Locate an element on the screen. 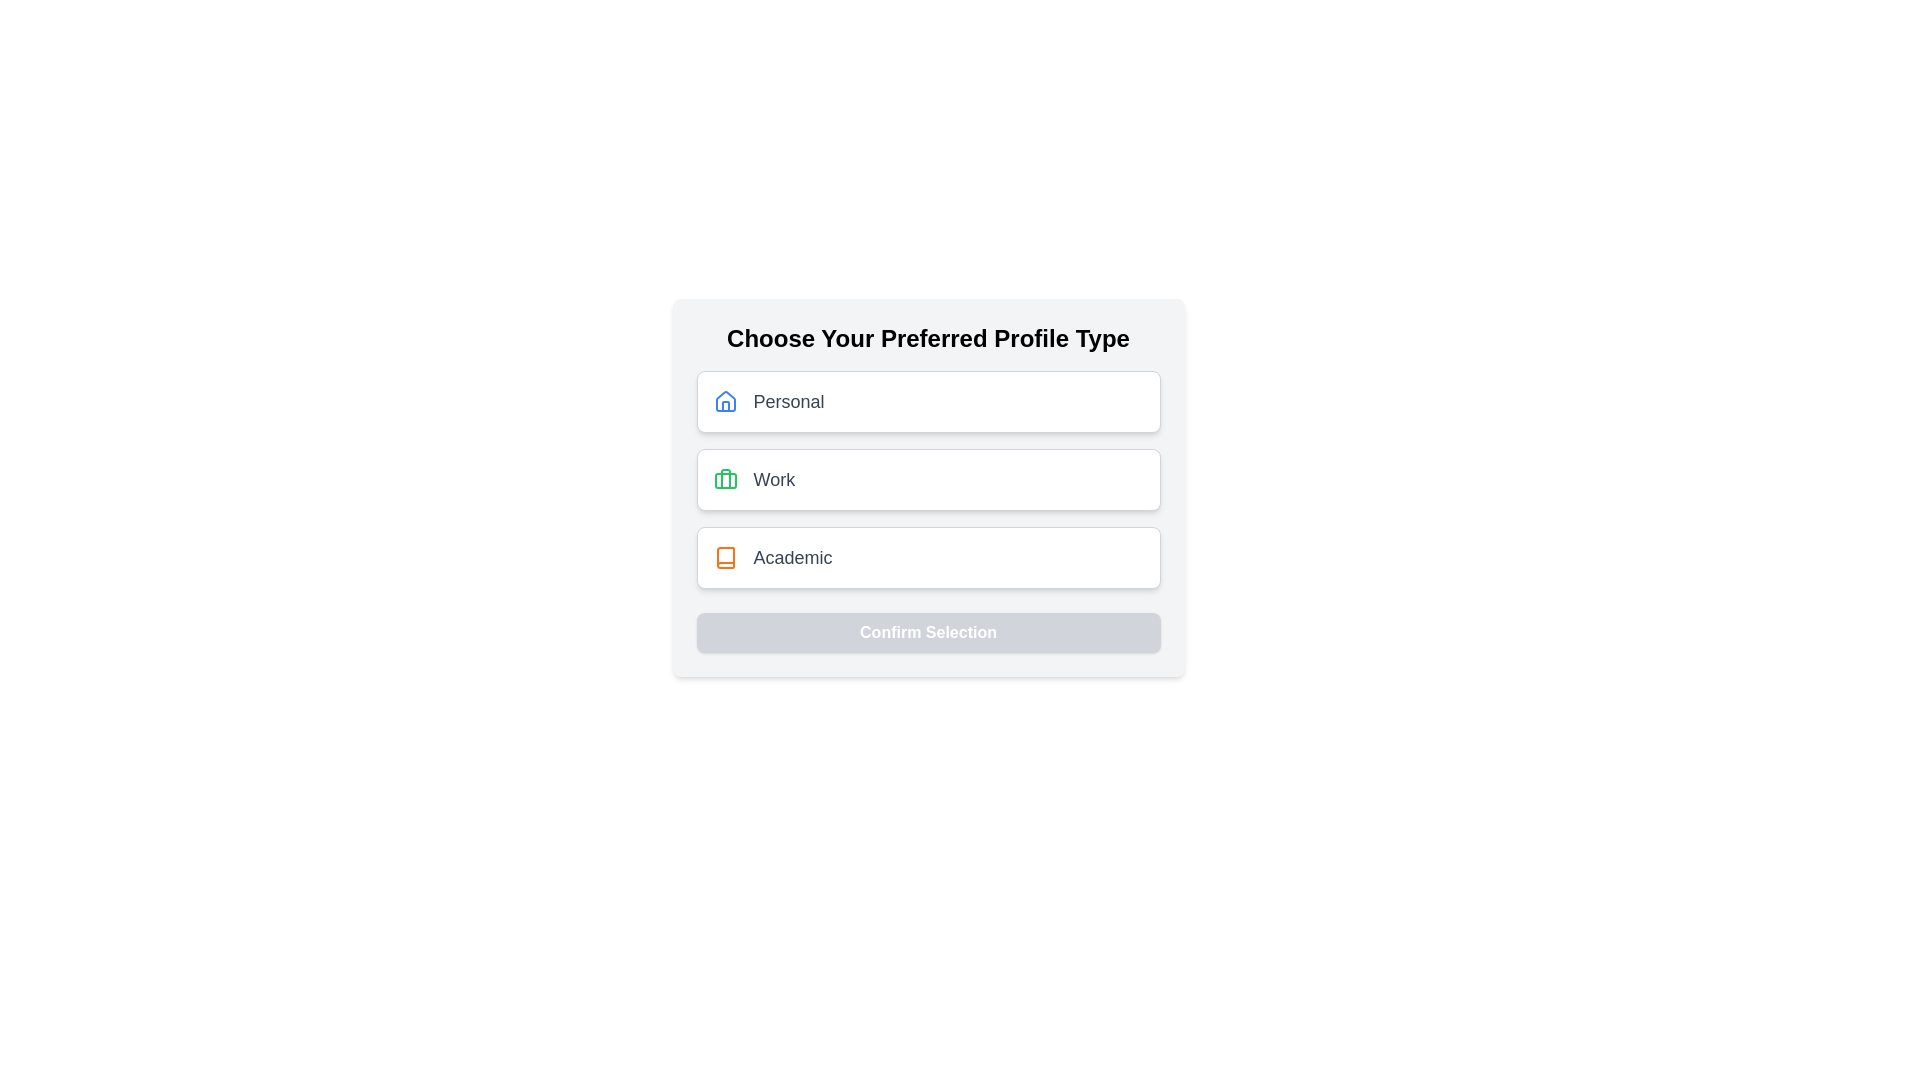 This screenshot has width=1920, height=1080. the selectable option labeled 'Work' for keyboard navigation is located at coordinates (927, 479).